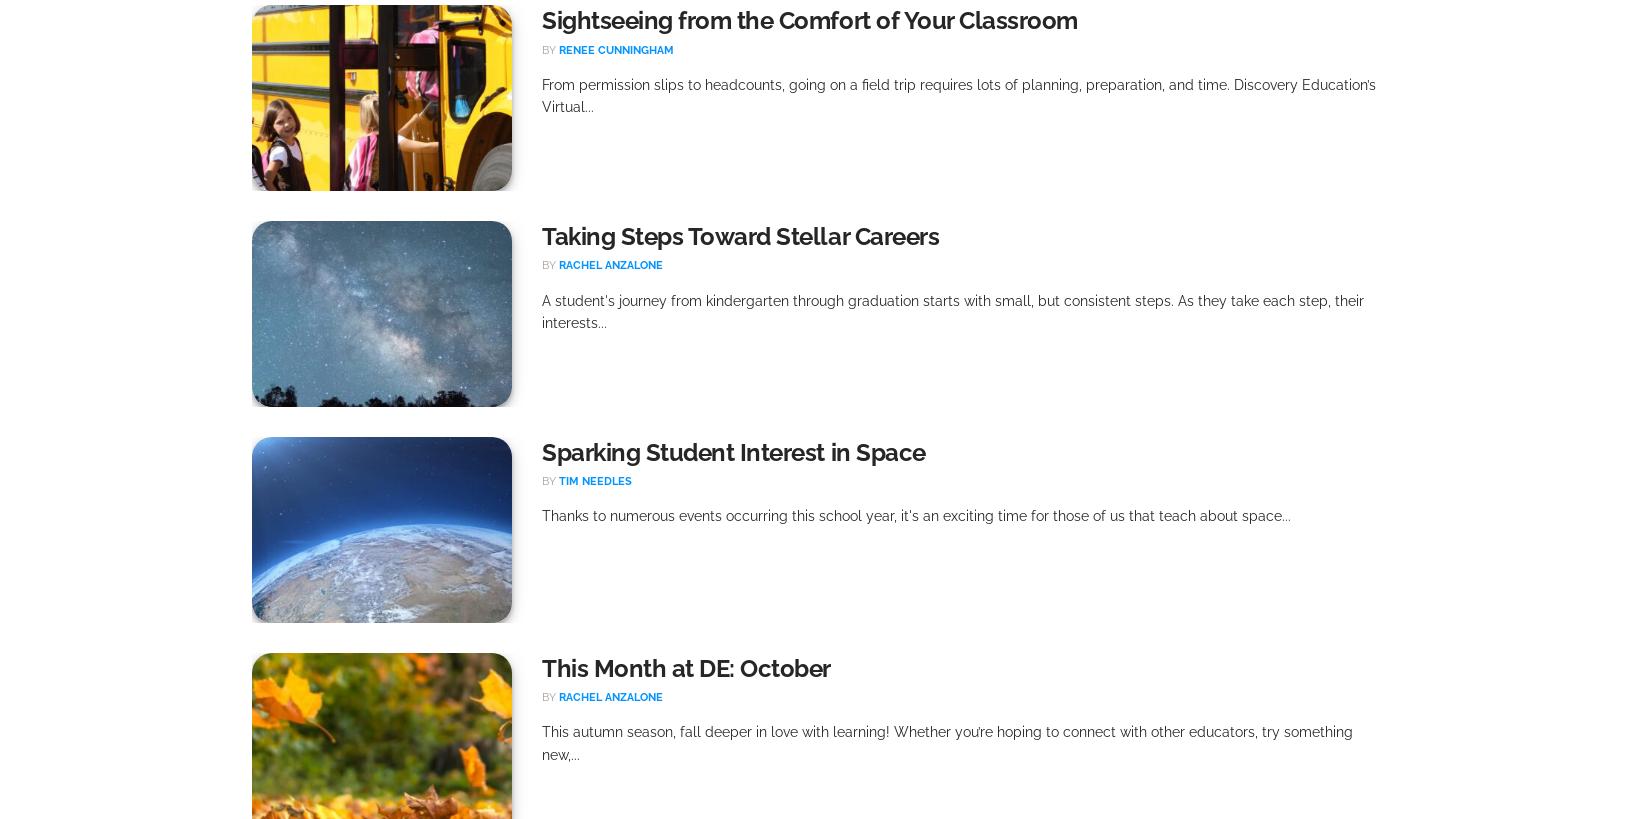 The image size is (1644, 819). Describe the element at coordinates (732, 452) in the screenshot. I see `'Sparking Student Interest in Space'` at that location.